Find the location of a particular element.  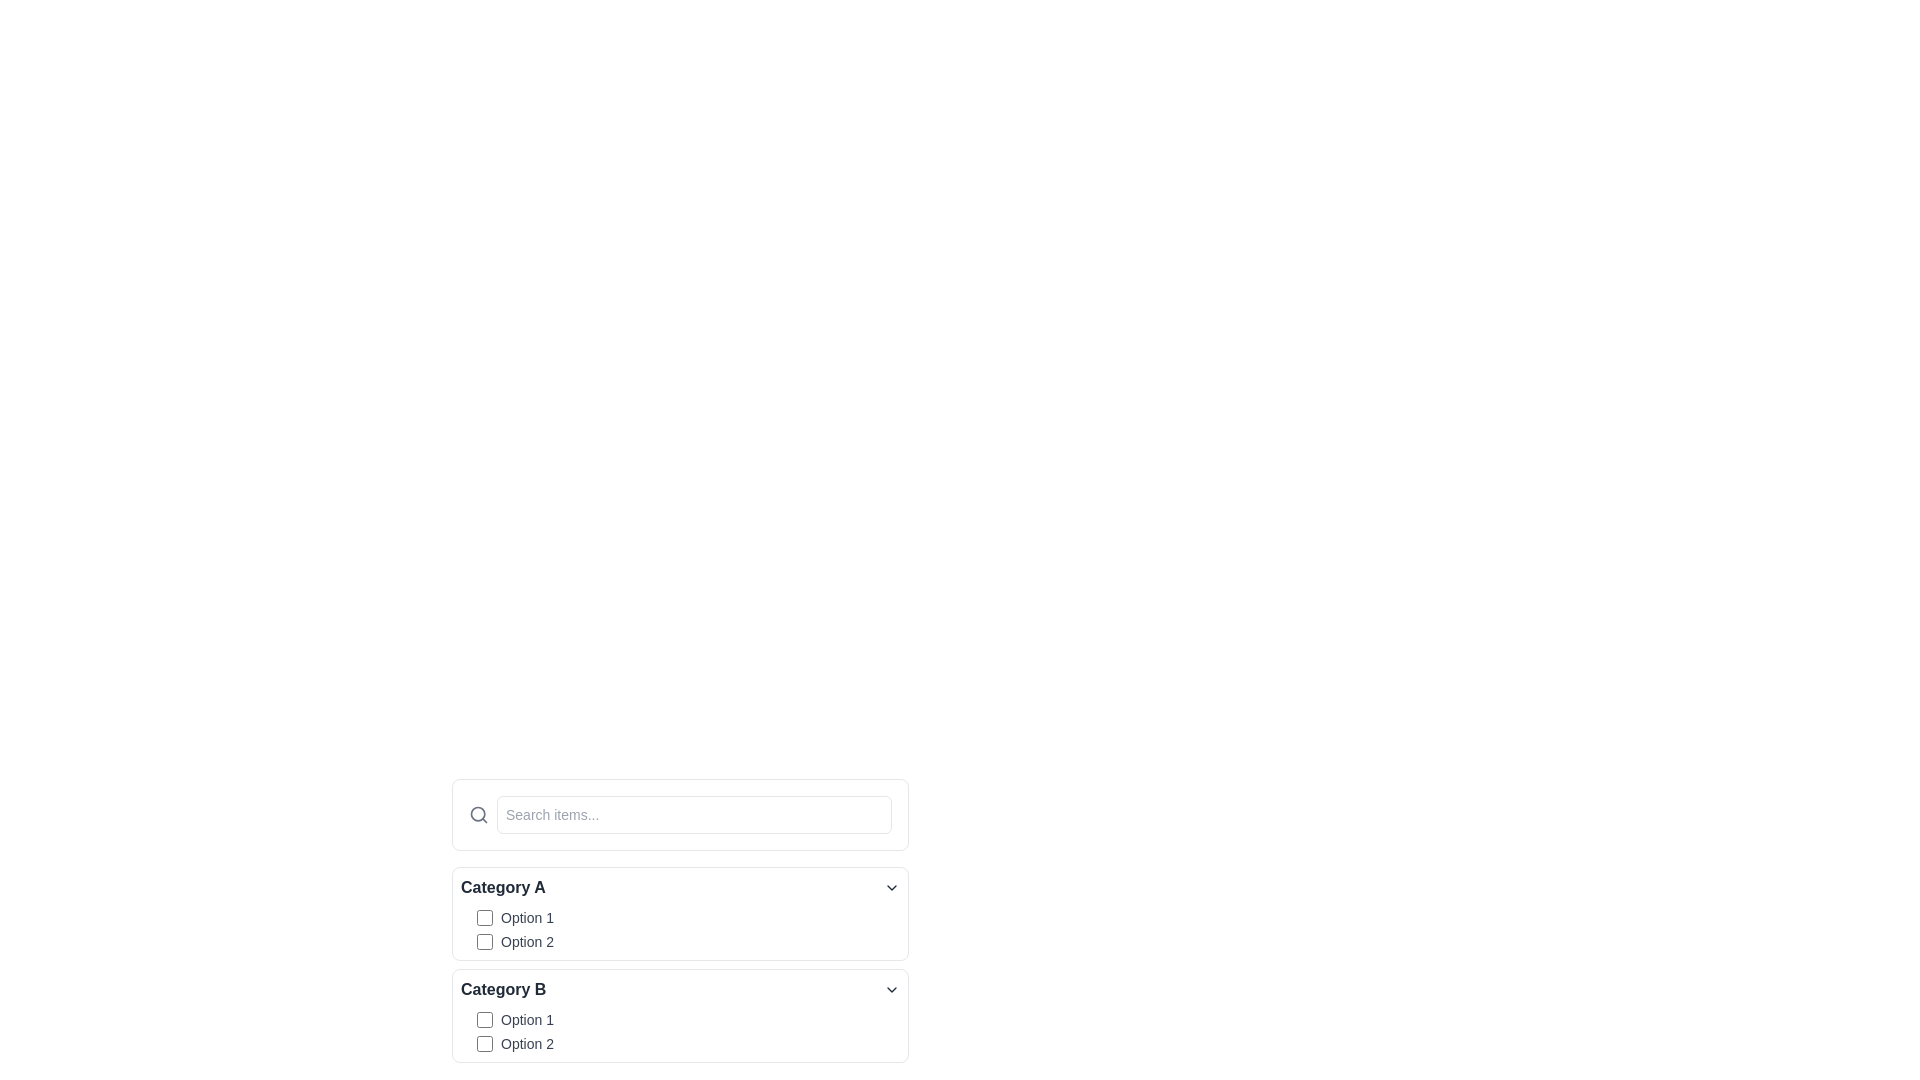

the first checkbox labeled 'Option 1' under the 'Category B' section is located at coordinates (484, 1019).